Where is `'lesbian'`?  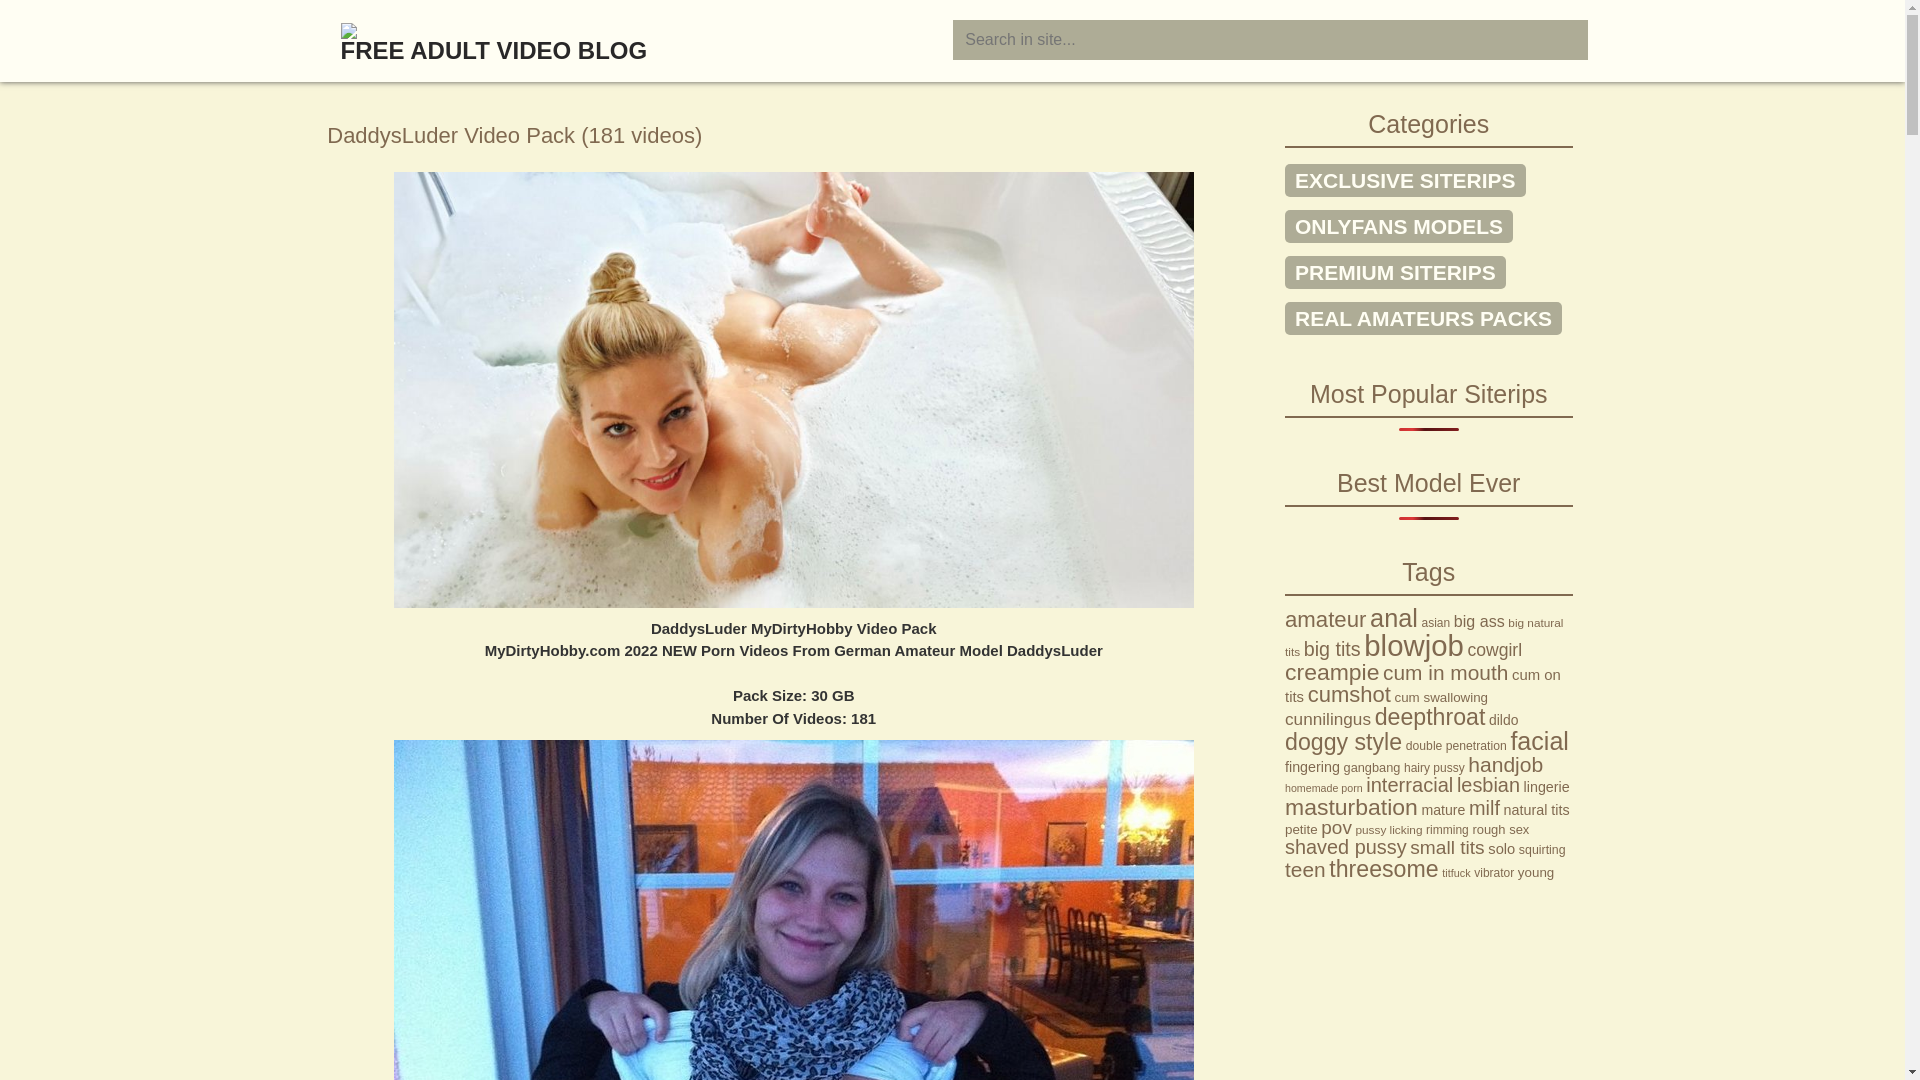
'lesbian' is located at coordinates (1488, 784).